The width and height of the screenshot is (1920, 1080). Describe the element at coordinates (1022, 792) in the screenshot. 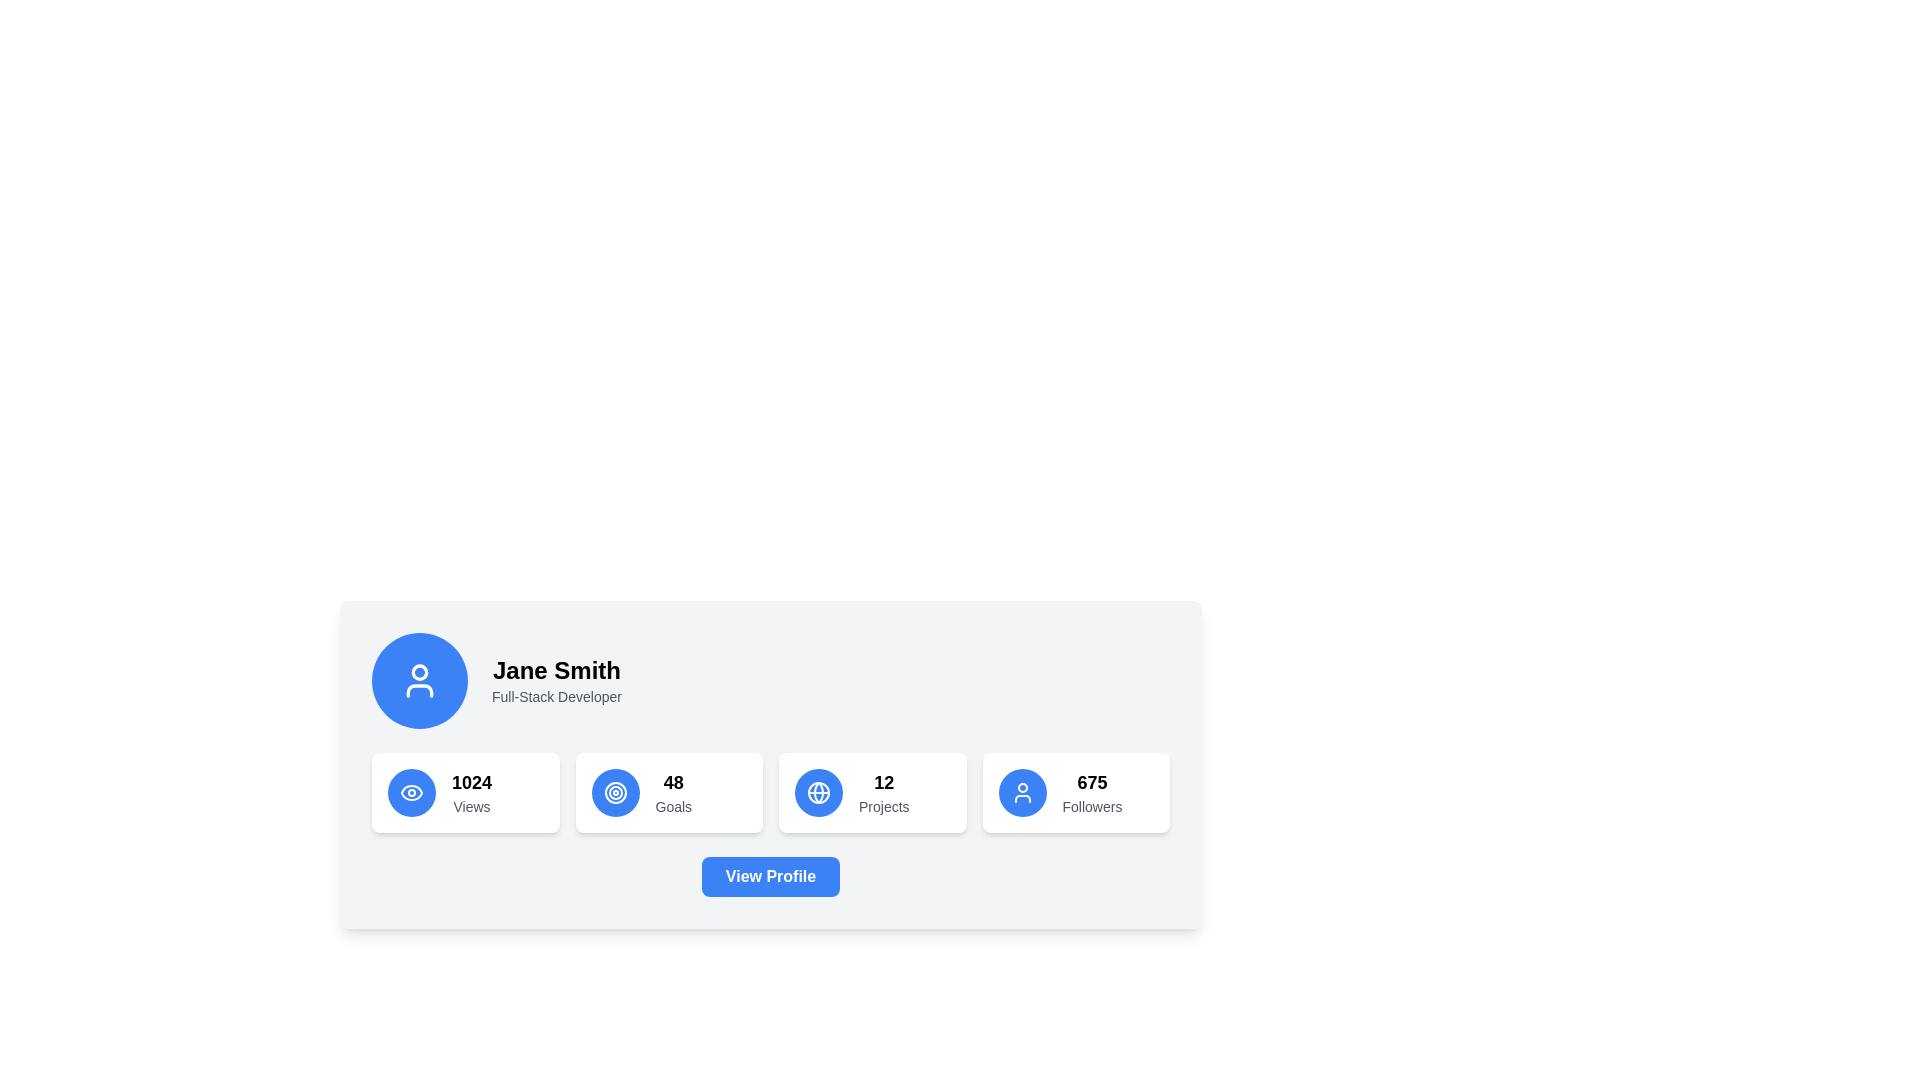

I see `the profile icon, which is a light blue circular head and shoulders outline located in a blue circular button at the top-left corner of the profile card` at that location.